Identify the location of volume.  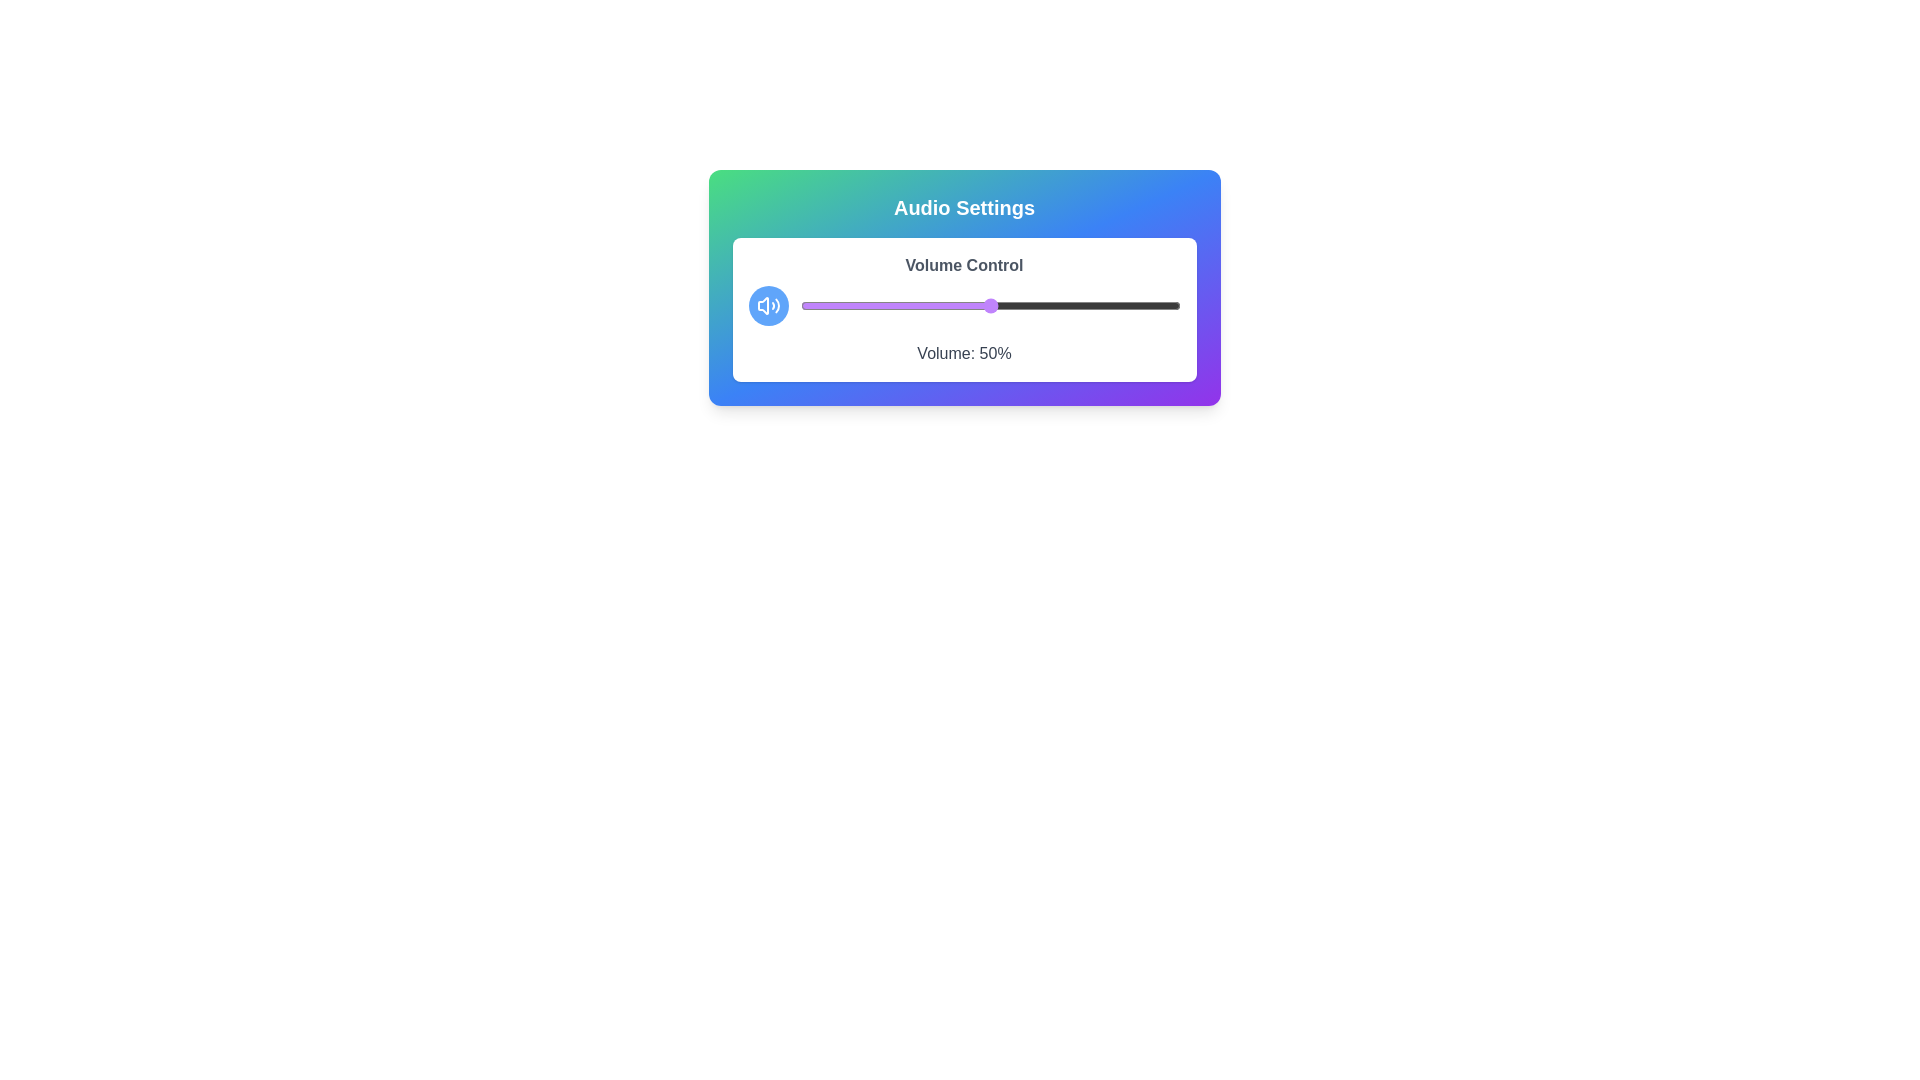
(982, 305).